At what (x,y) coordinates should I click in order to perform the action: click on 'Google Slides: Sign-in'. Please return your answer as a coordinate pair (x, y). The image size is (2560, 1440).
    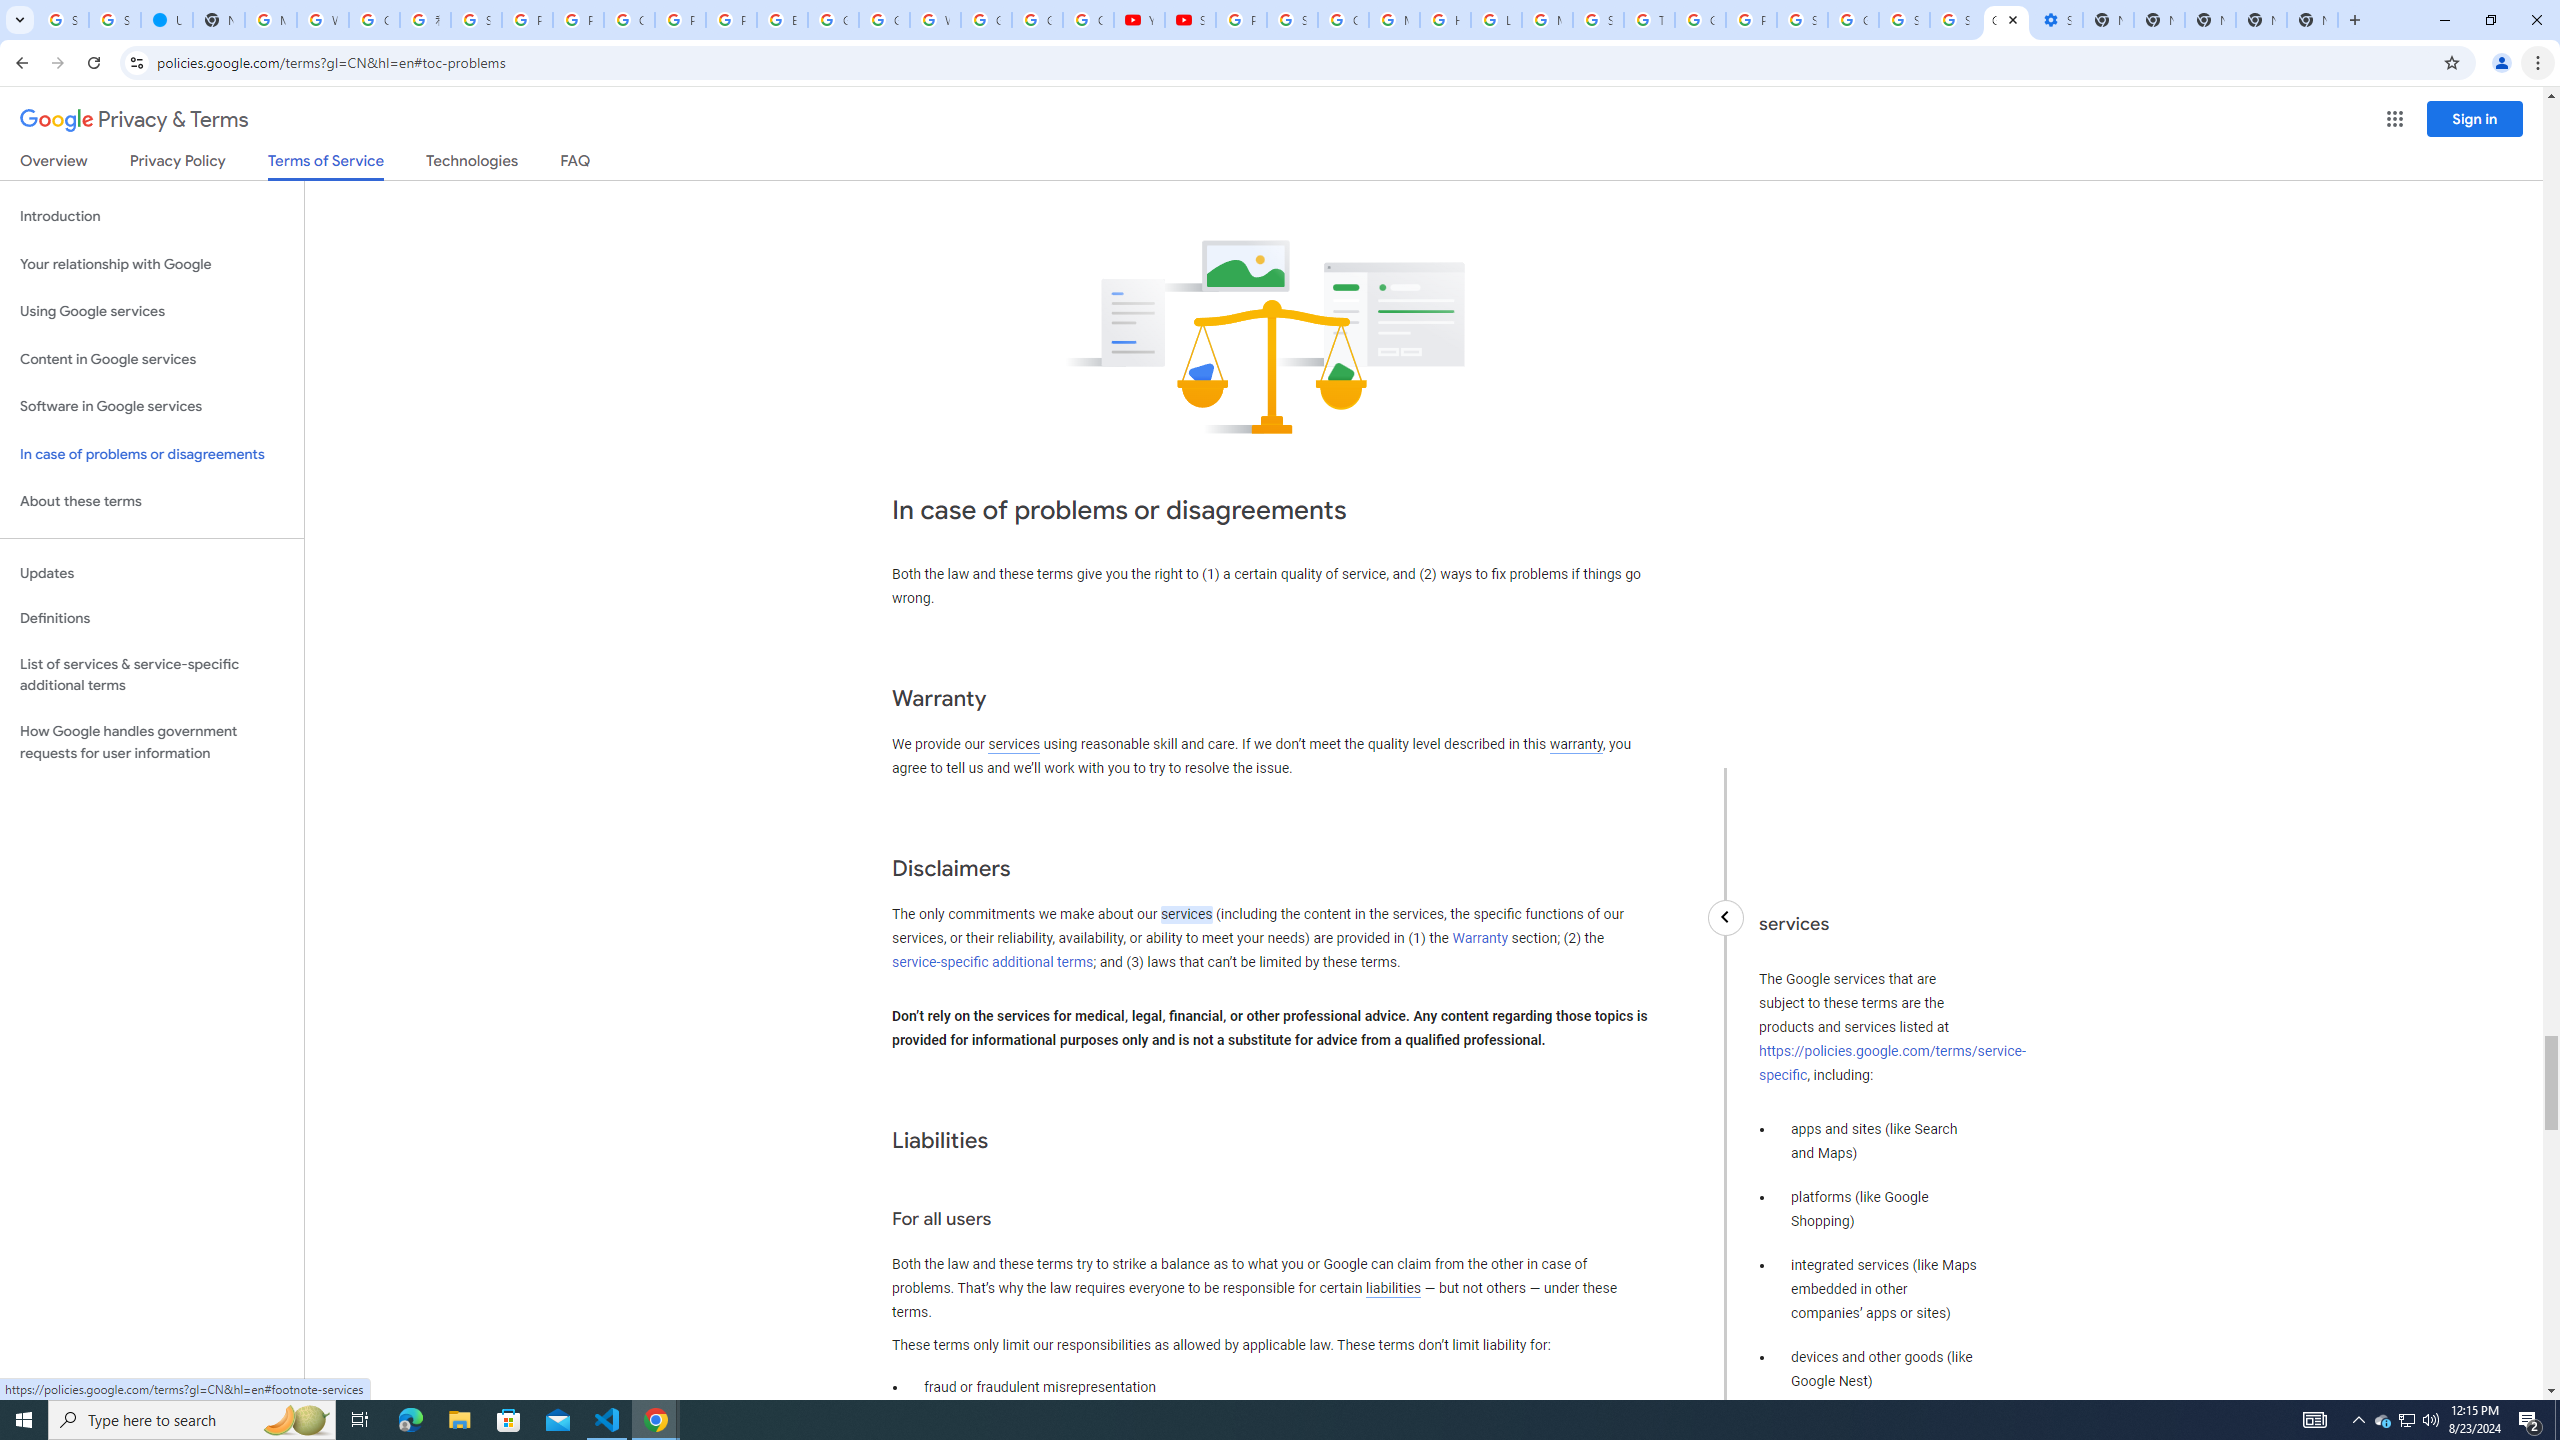
    Looking at the image, I should click on (832, 19).